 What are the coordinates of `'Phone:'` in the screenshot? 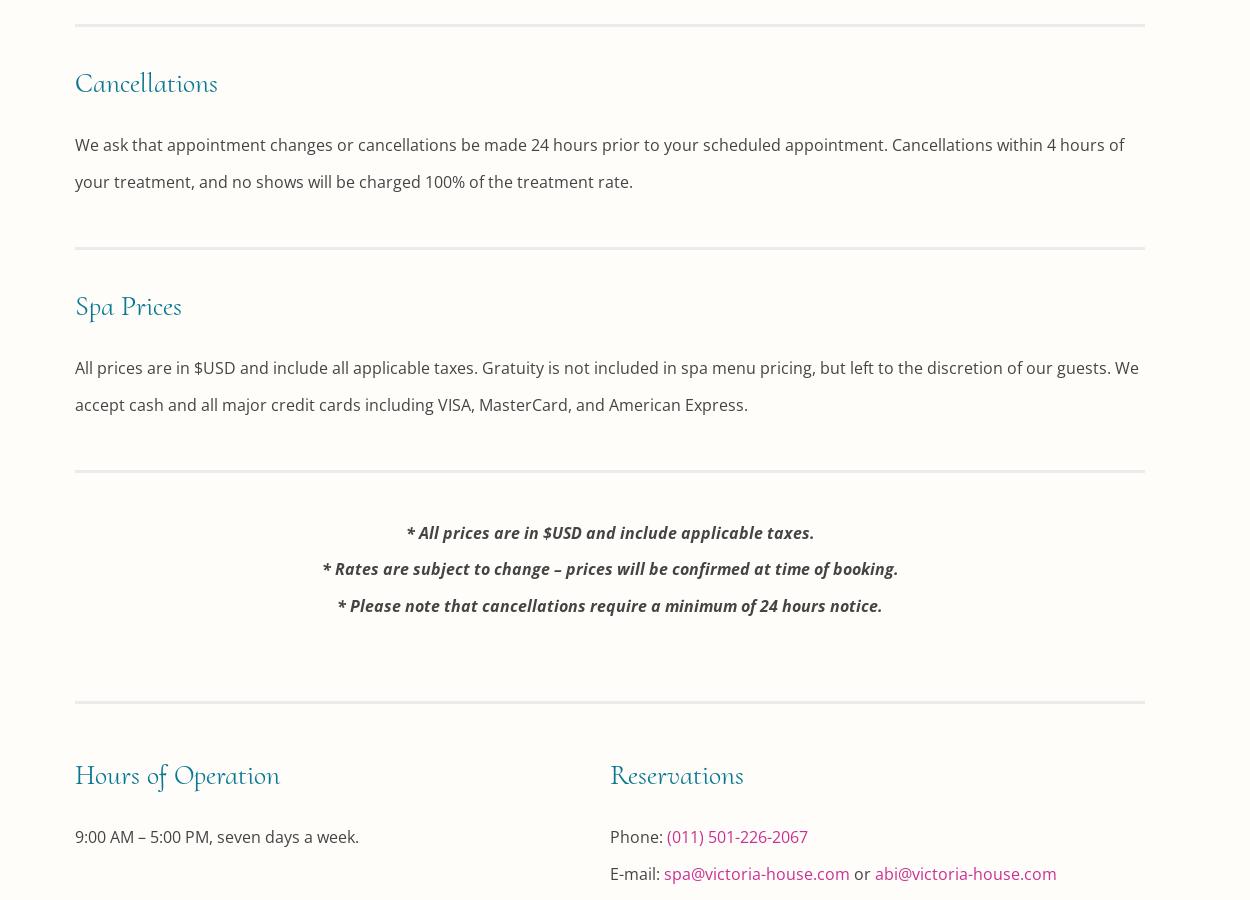 It's located at (638, 836).